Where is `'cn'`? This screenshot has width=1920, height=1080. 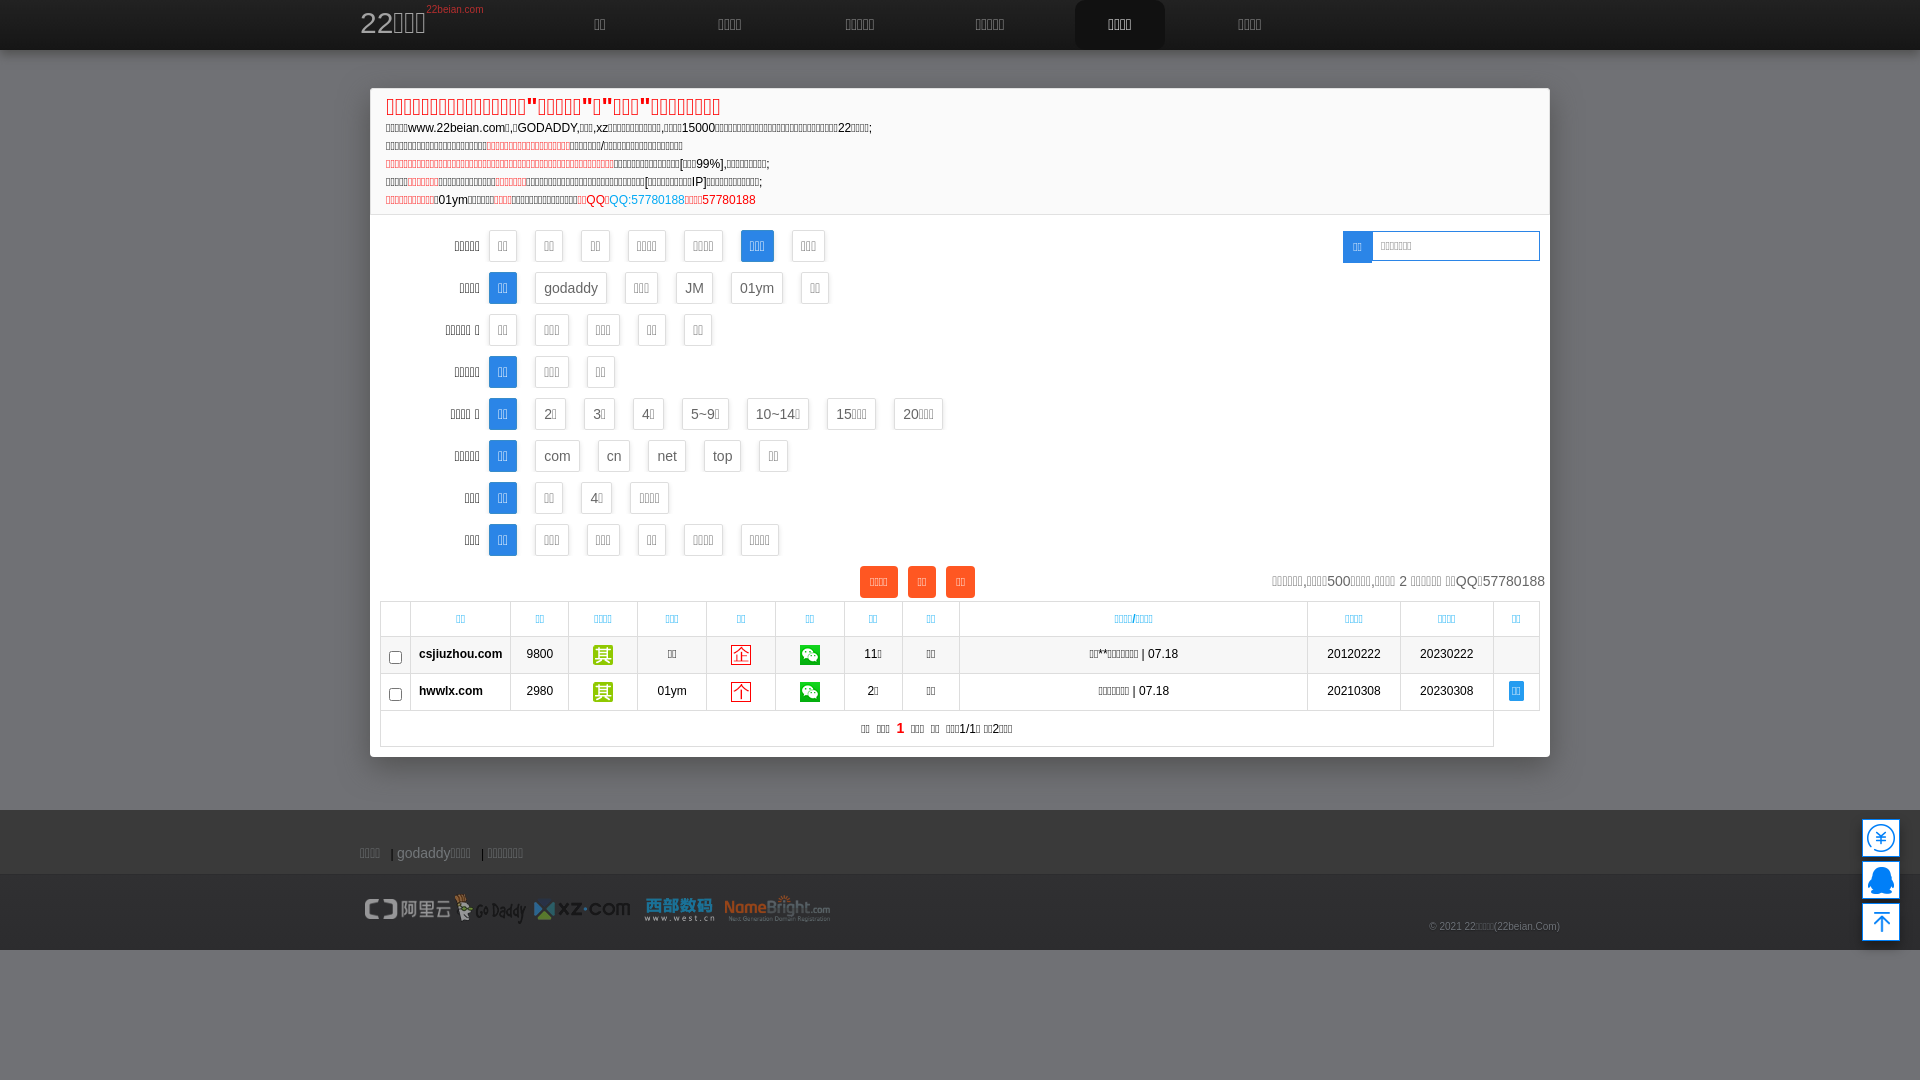
'cn' is located at coordinates (598, 455).